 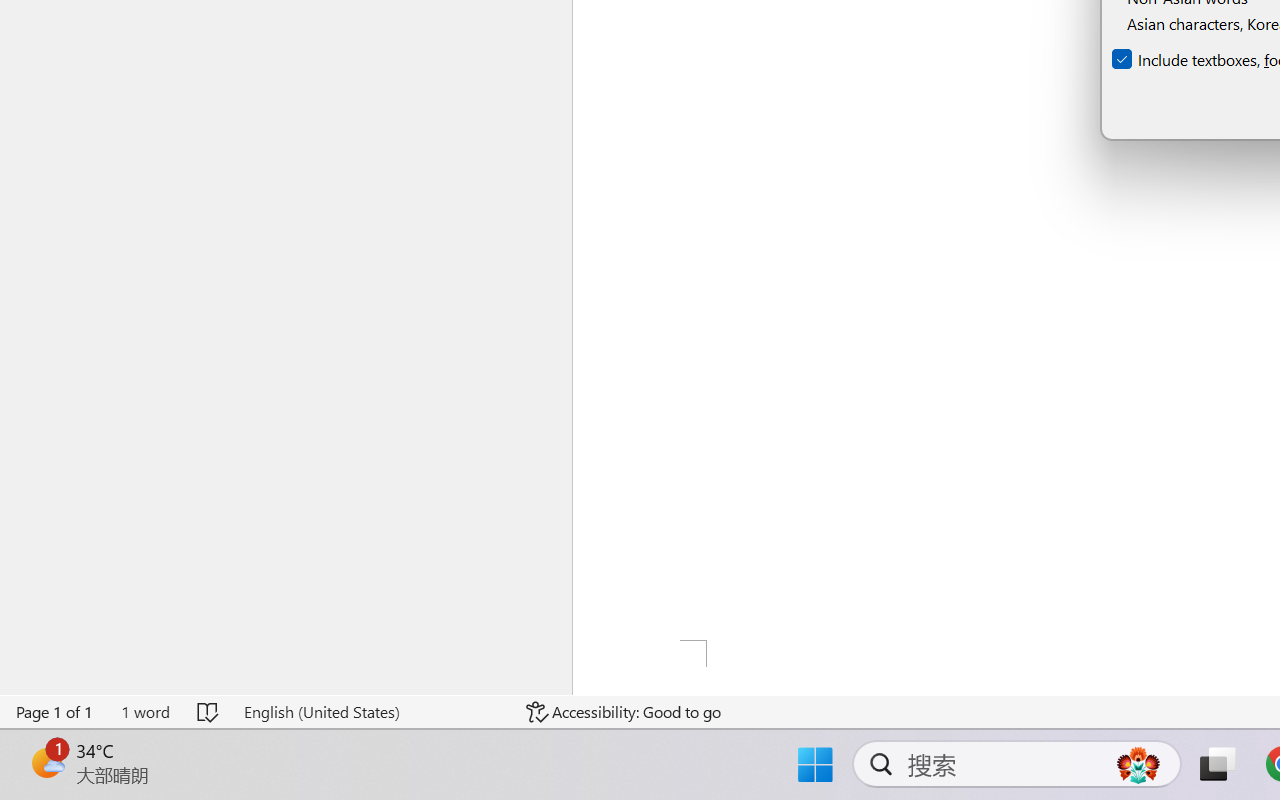 What do you see at coordinates (1138, 764) in the screenshot?
I see `'AutomationID: DynamicSearchBoxGleamImage'` at bounding box center [1138, 764].